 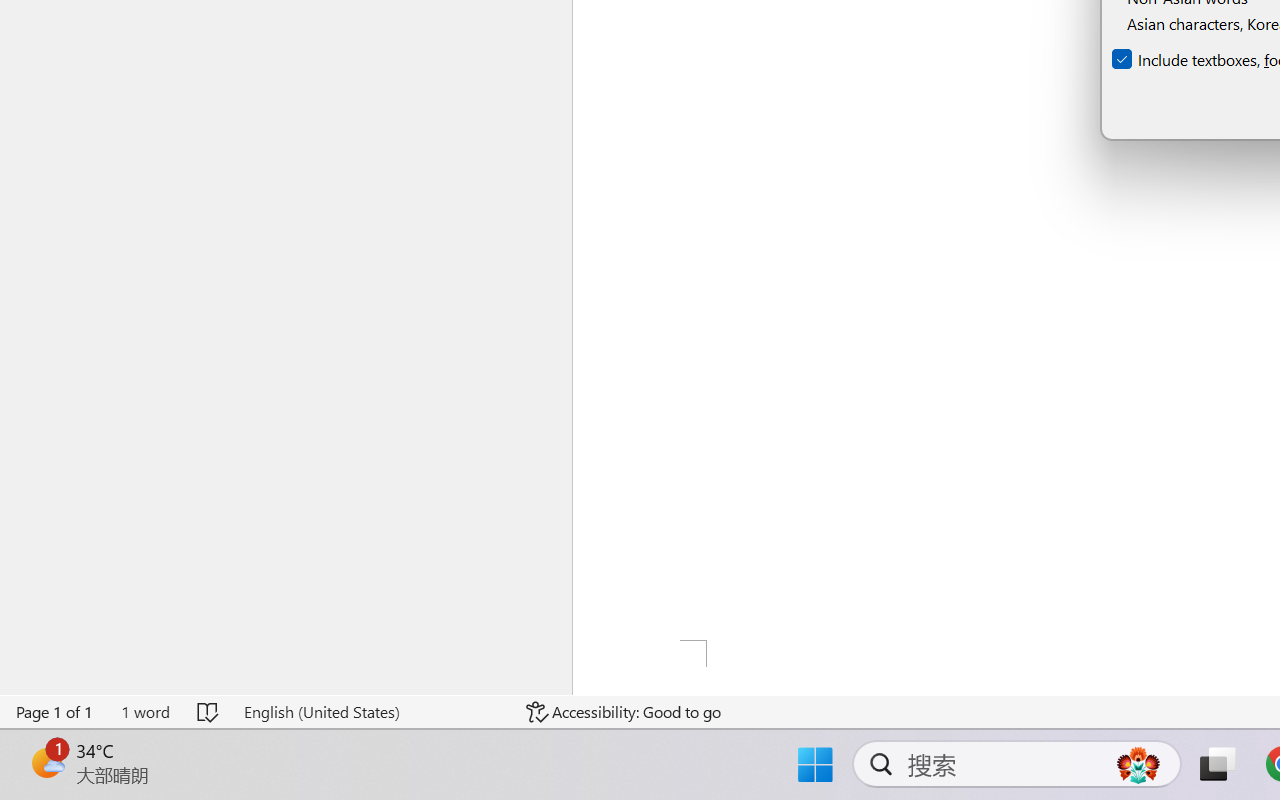 What do you see at coordinates (1138, 764) in the screenshot?
I see `'AutomationID: DynamicSearchBoxGleamImage'` at bounding box center [1138, 764].